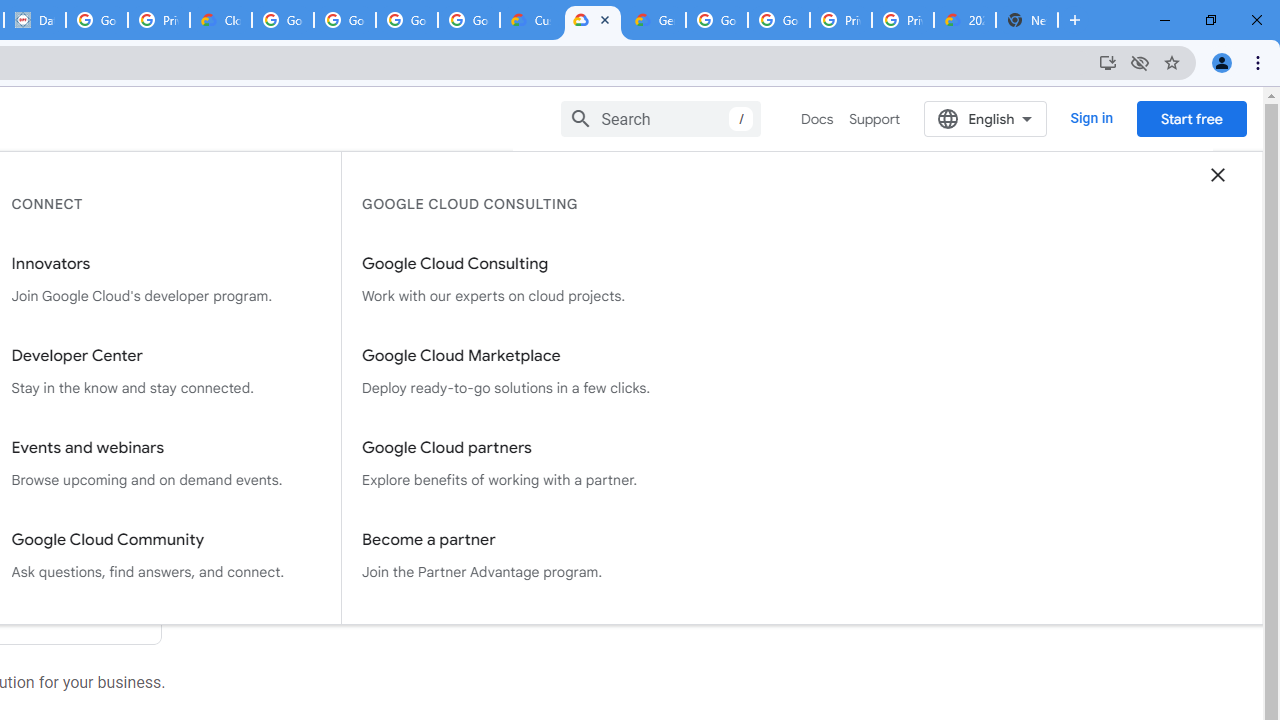 The height and width of the screenshot is (720, 1280). What do you see at coordinates (661, 118) in the screenshot?
I see `'Search'` at bounding box center [661, 118].